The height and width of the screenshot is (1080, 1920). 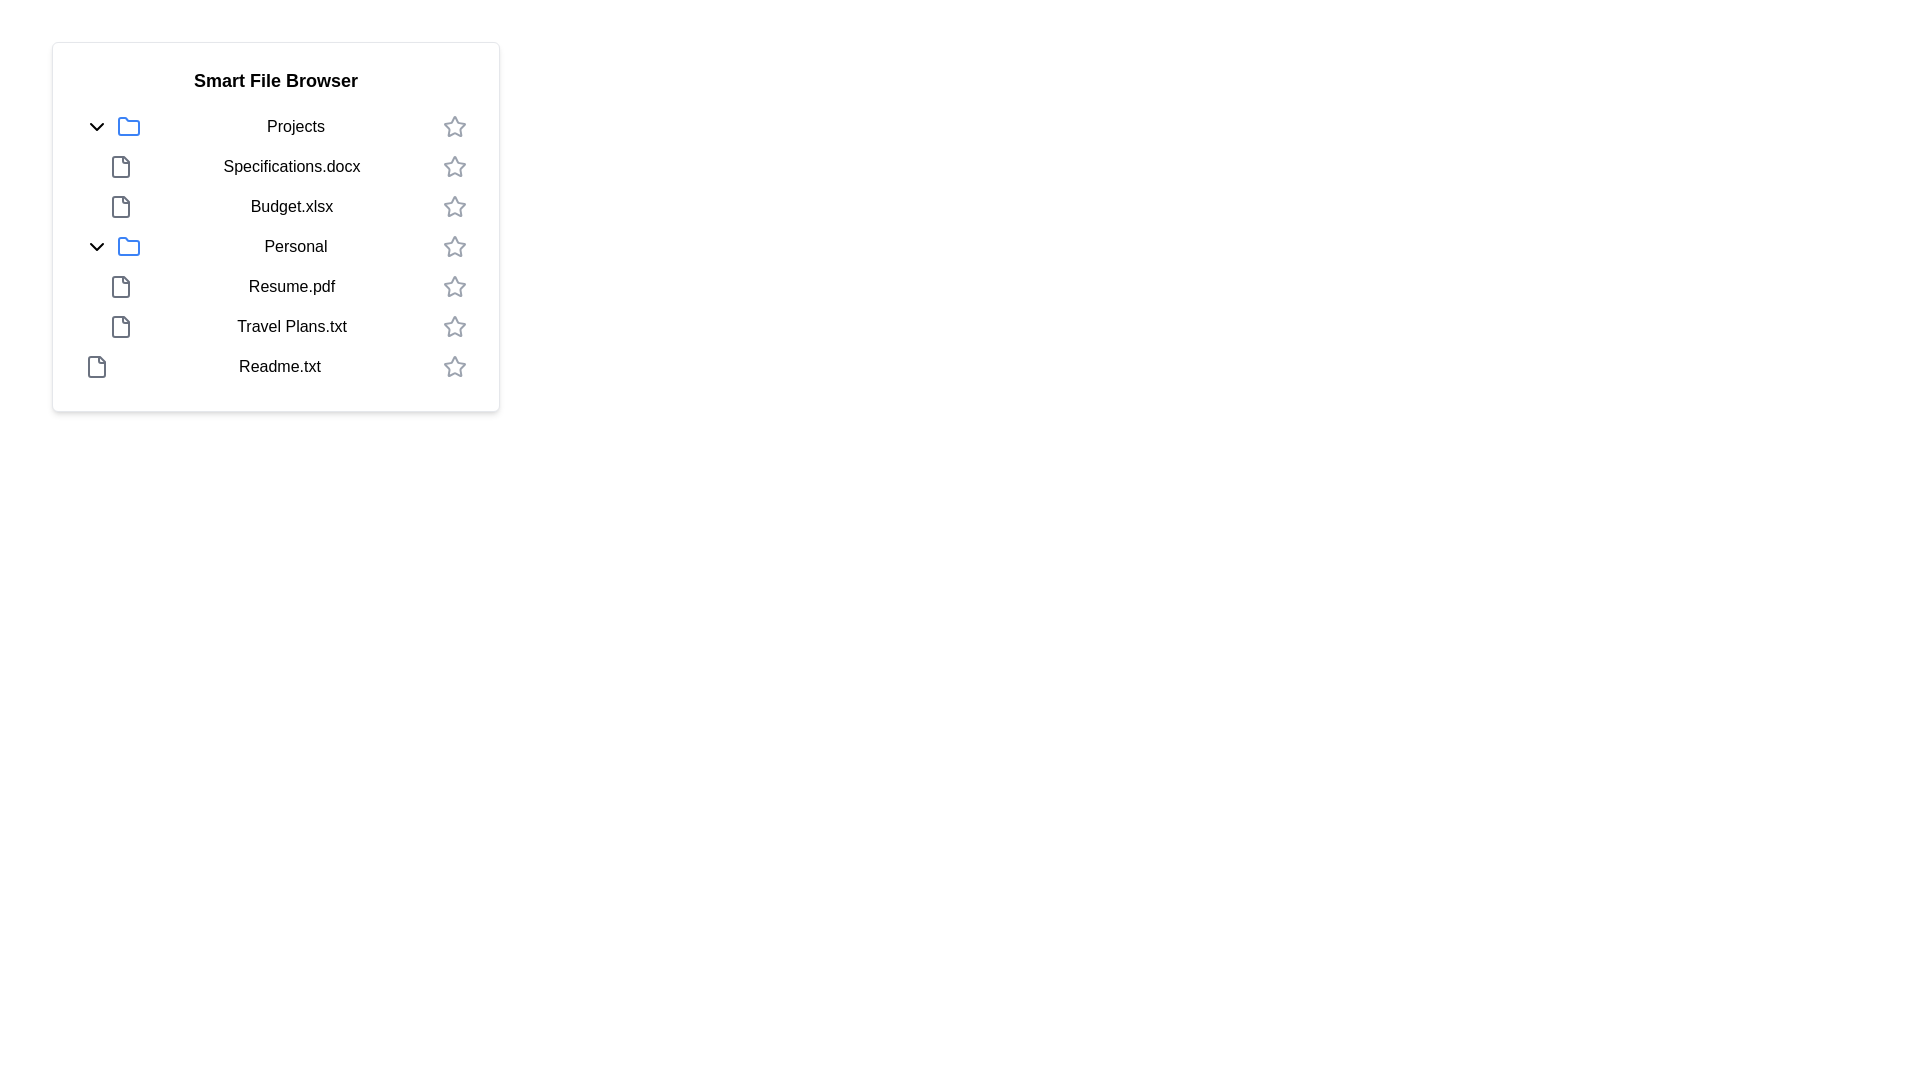 What do you see at coordinates (454, 286) in the screenshot?
I see `the fifth star icon button associated with the 'Resume.pdf' file` at bounding box center [454, 286].